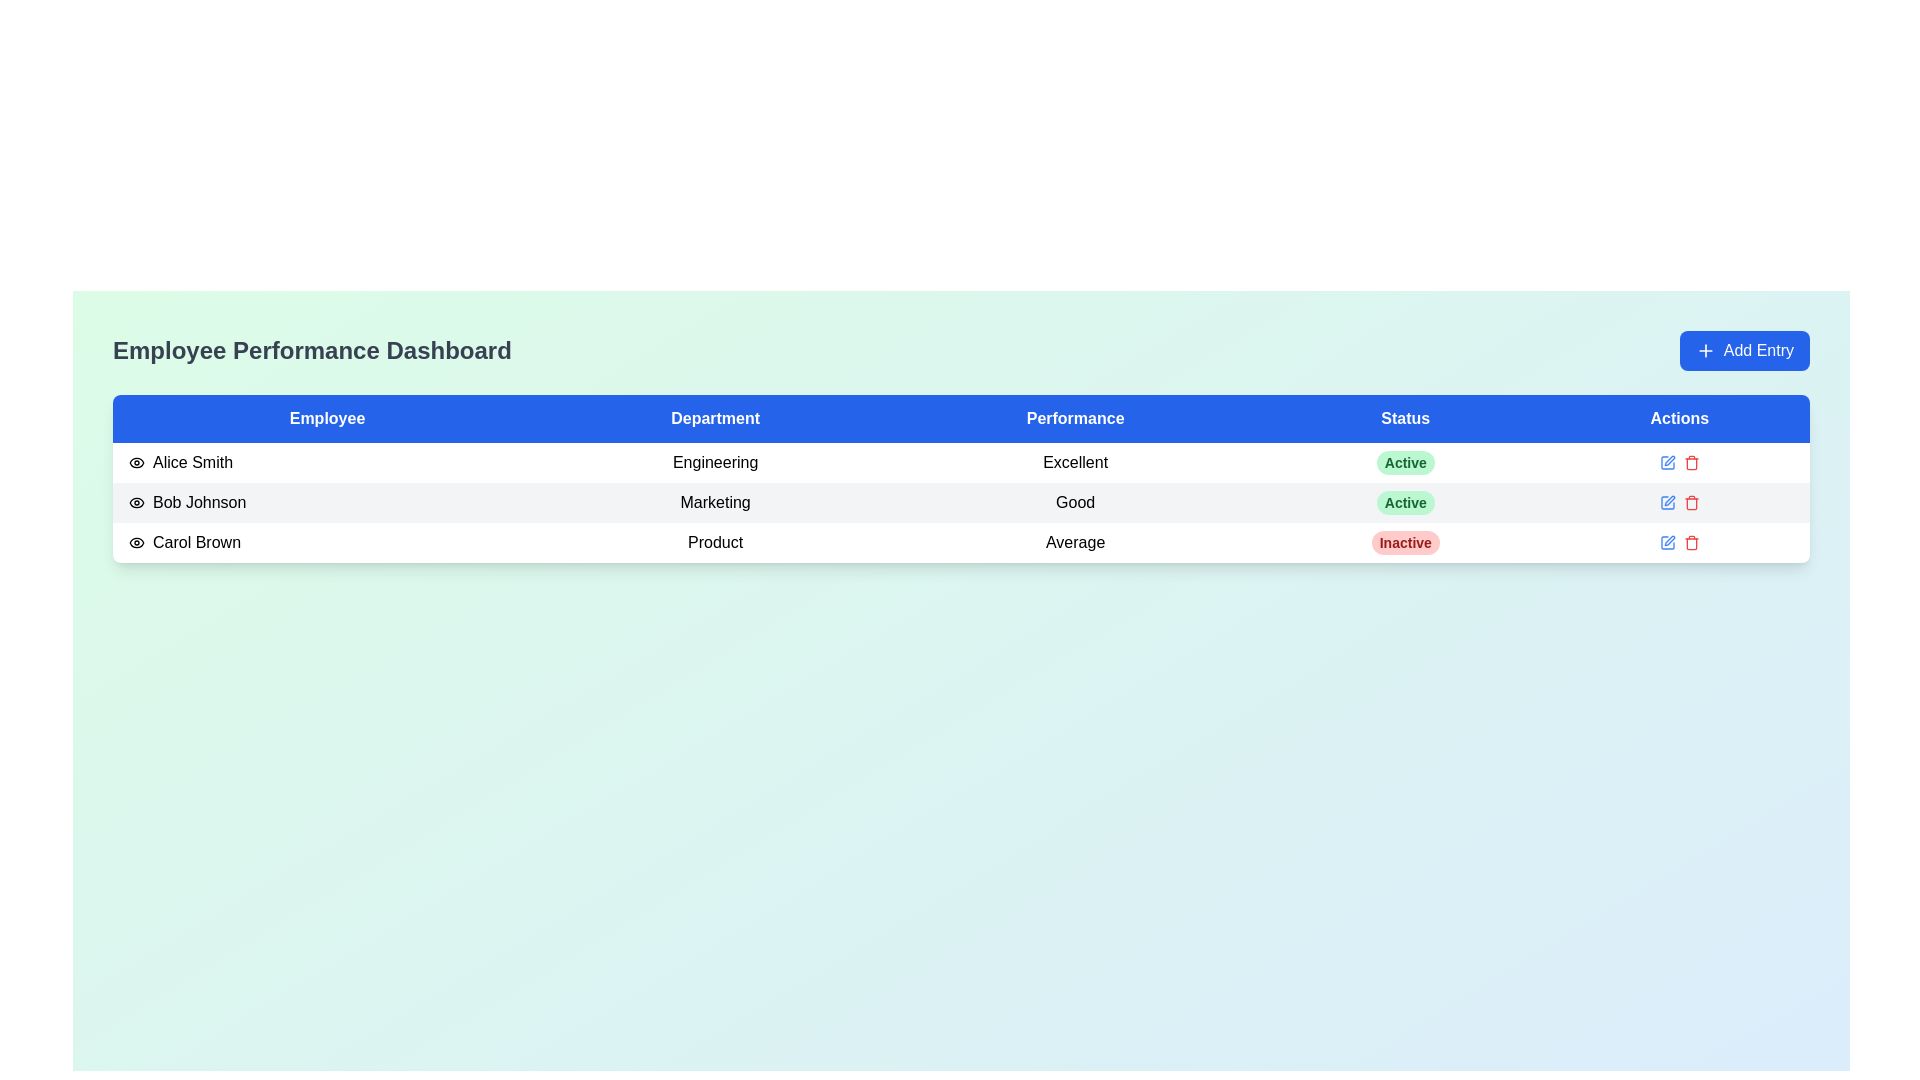  Describe the element at coordinates (1404, 543) in the screenshot. I see `the red button labeled 'Inactive' with bold red text and a light red background located in the fourth column of the third row under the 'Employee Performance Dashboard'` at that location.